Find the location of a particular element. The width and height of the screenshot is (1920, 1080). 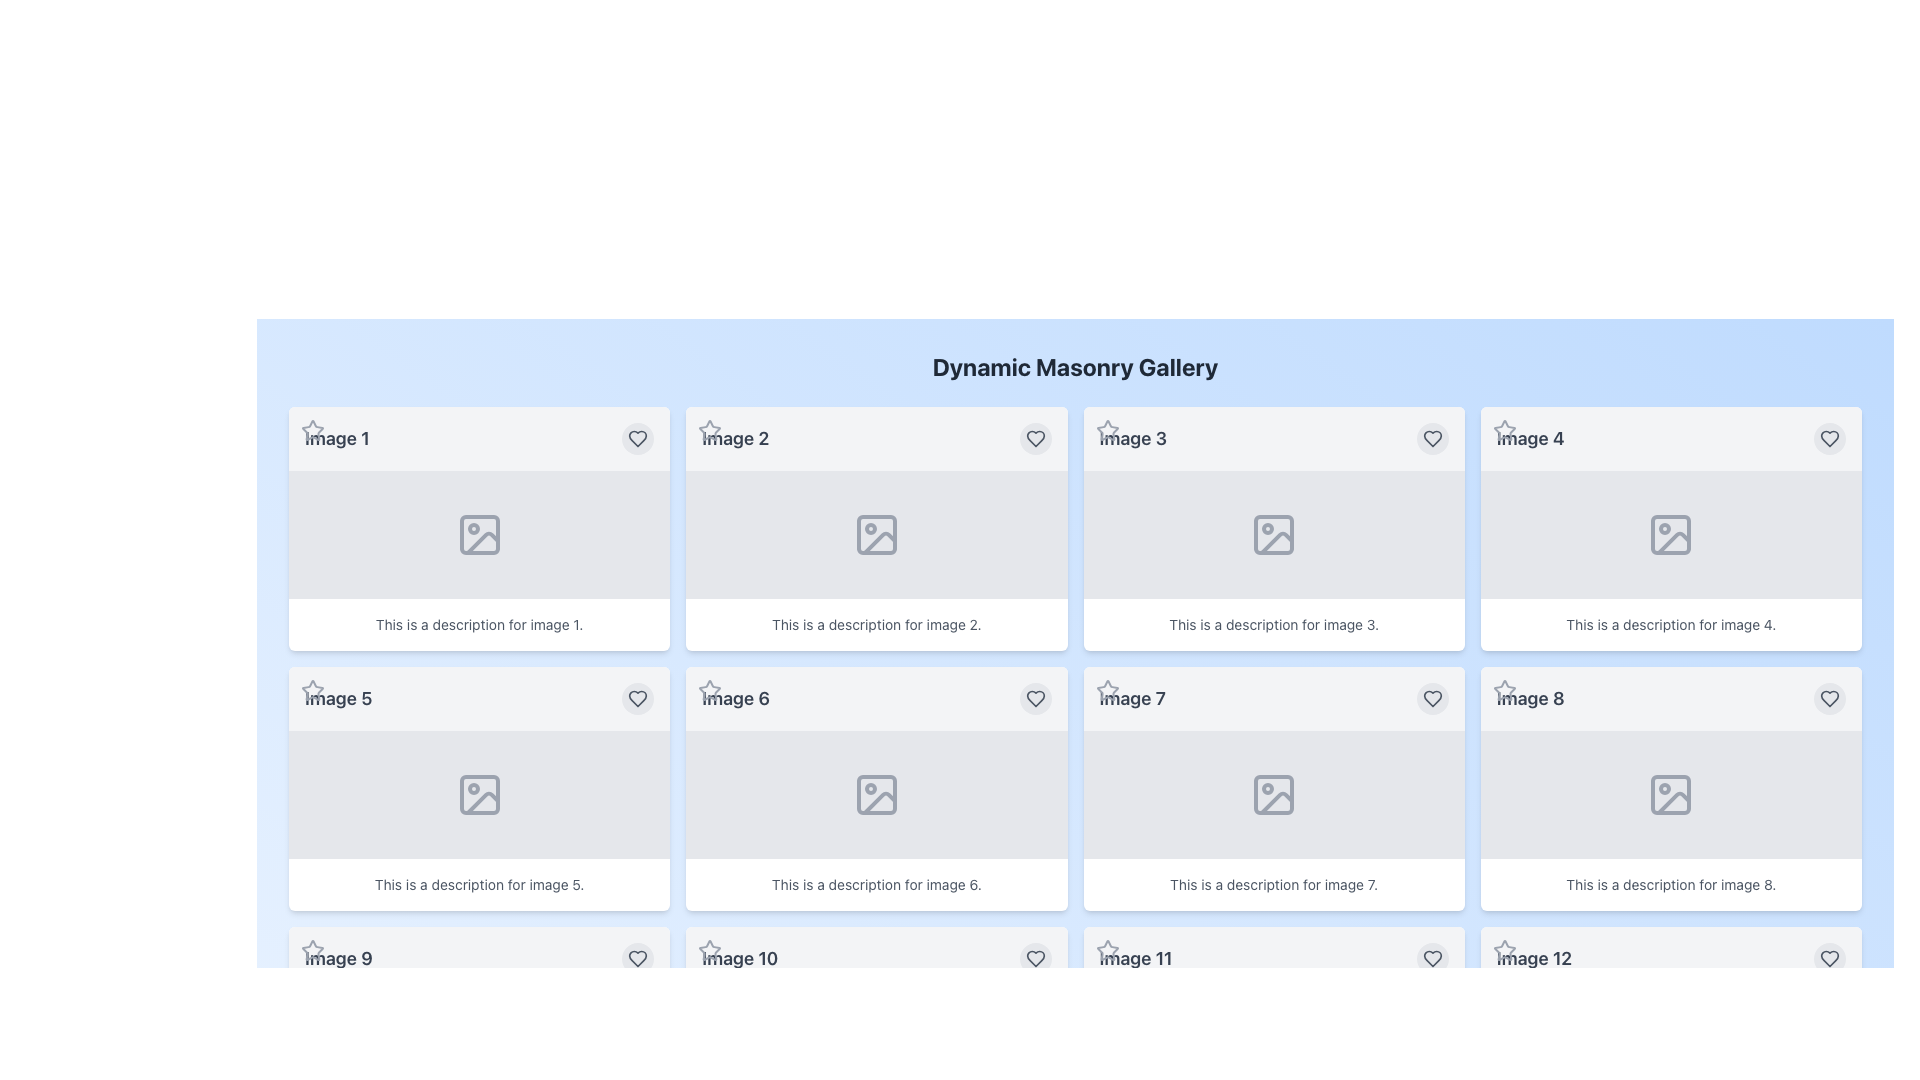

descriptive text located at the bottom section of the card labeled 'Image 7' in the dynamic grid gallery, positioned below the placeholder image and the title 'Image 7' is located at coordinates (1273, 883).